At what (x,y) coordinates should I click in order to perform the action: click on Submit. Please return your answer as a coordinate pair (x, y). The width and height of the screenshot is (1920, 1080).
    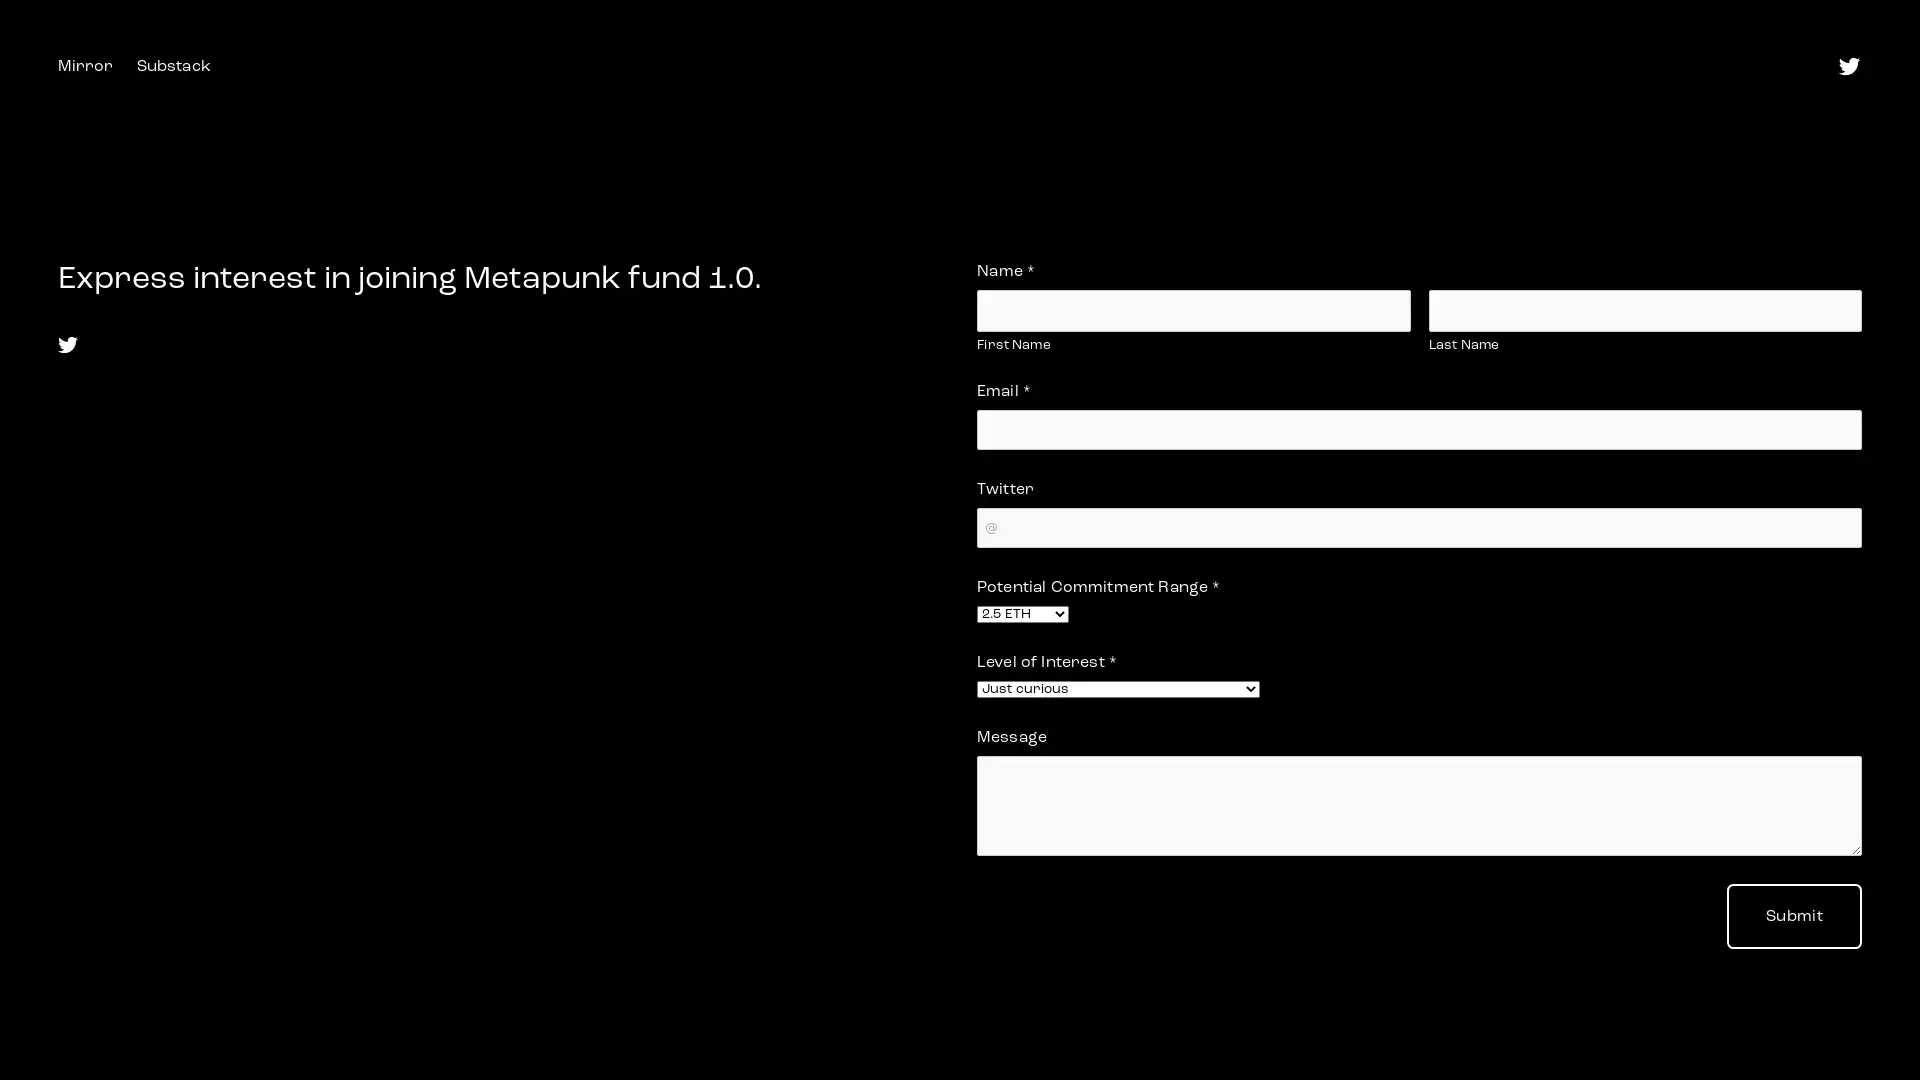
    Looking at the image, I should click on (1794, 916).